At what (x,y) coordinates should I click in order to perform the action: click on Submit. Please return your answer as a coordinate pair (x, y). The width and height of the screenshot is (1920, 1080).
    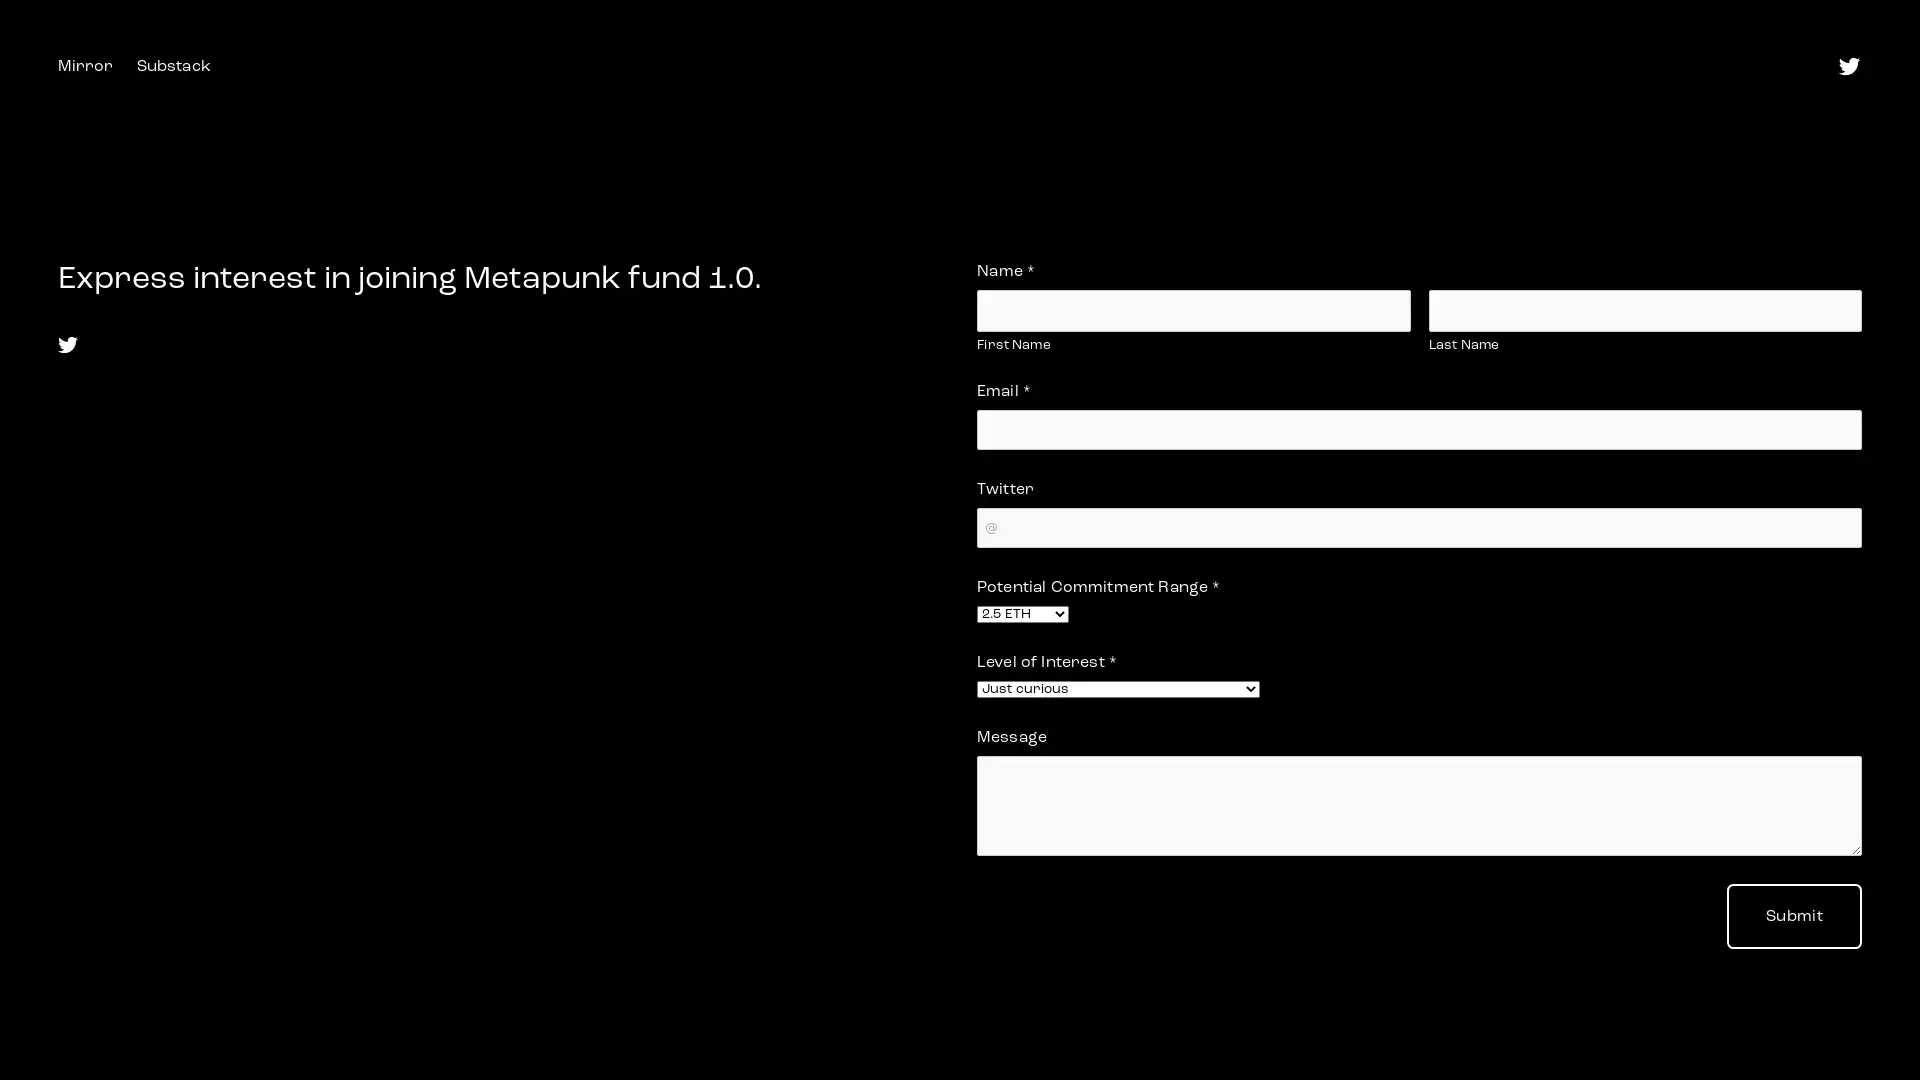
    Looking at the image, I should click on (1794, 916).